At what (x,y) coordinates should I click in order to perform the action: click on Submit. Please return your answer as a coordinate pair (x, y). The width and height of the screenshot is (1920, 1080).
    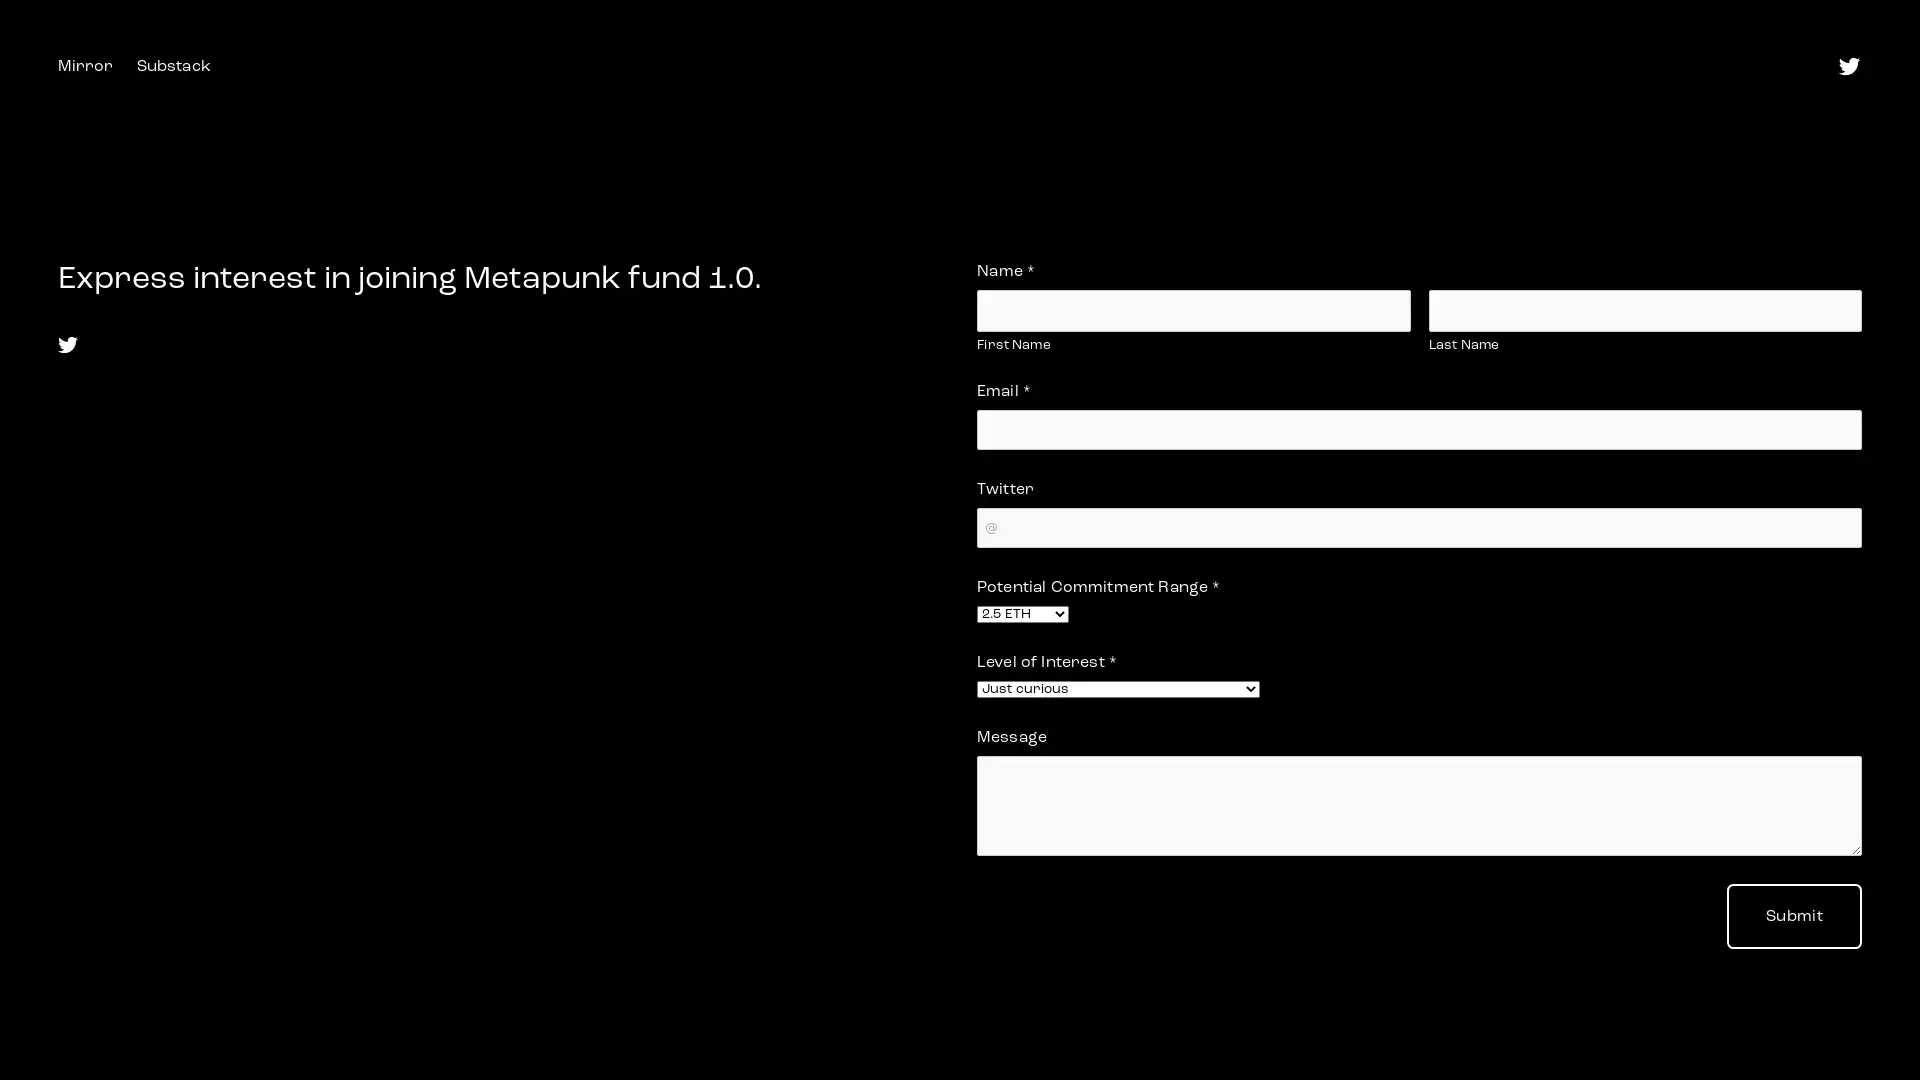
    Looking at the image, I should click on (1794, 916).